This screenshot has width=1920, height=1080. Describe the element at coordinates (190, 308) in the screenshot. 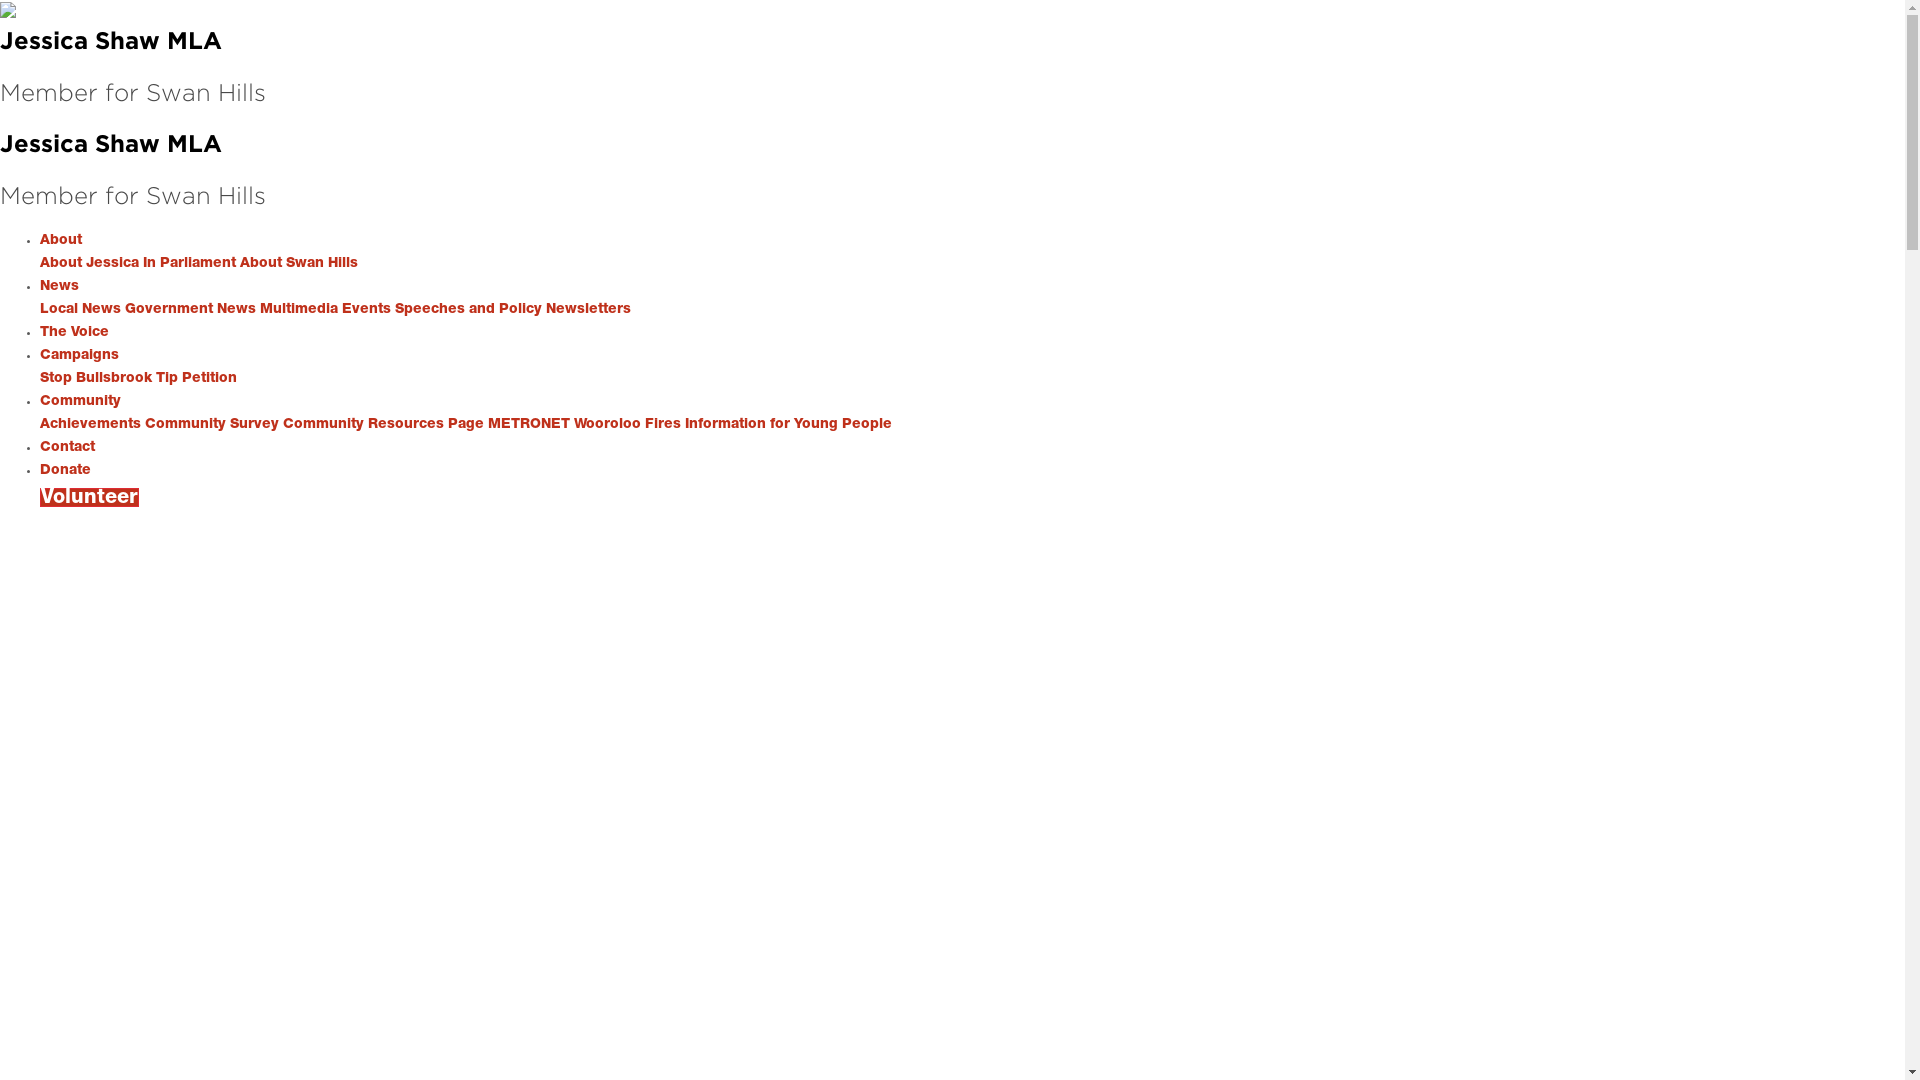

I see `'Government News'` at that location.